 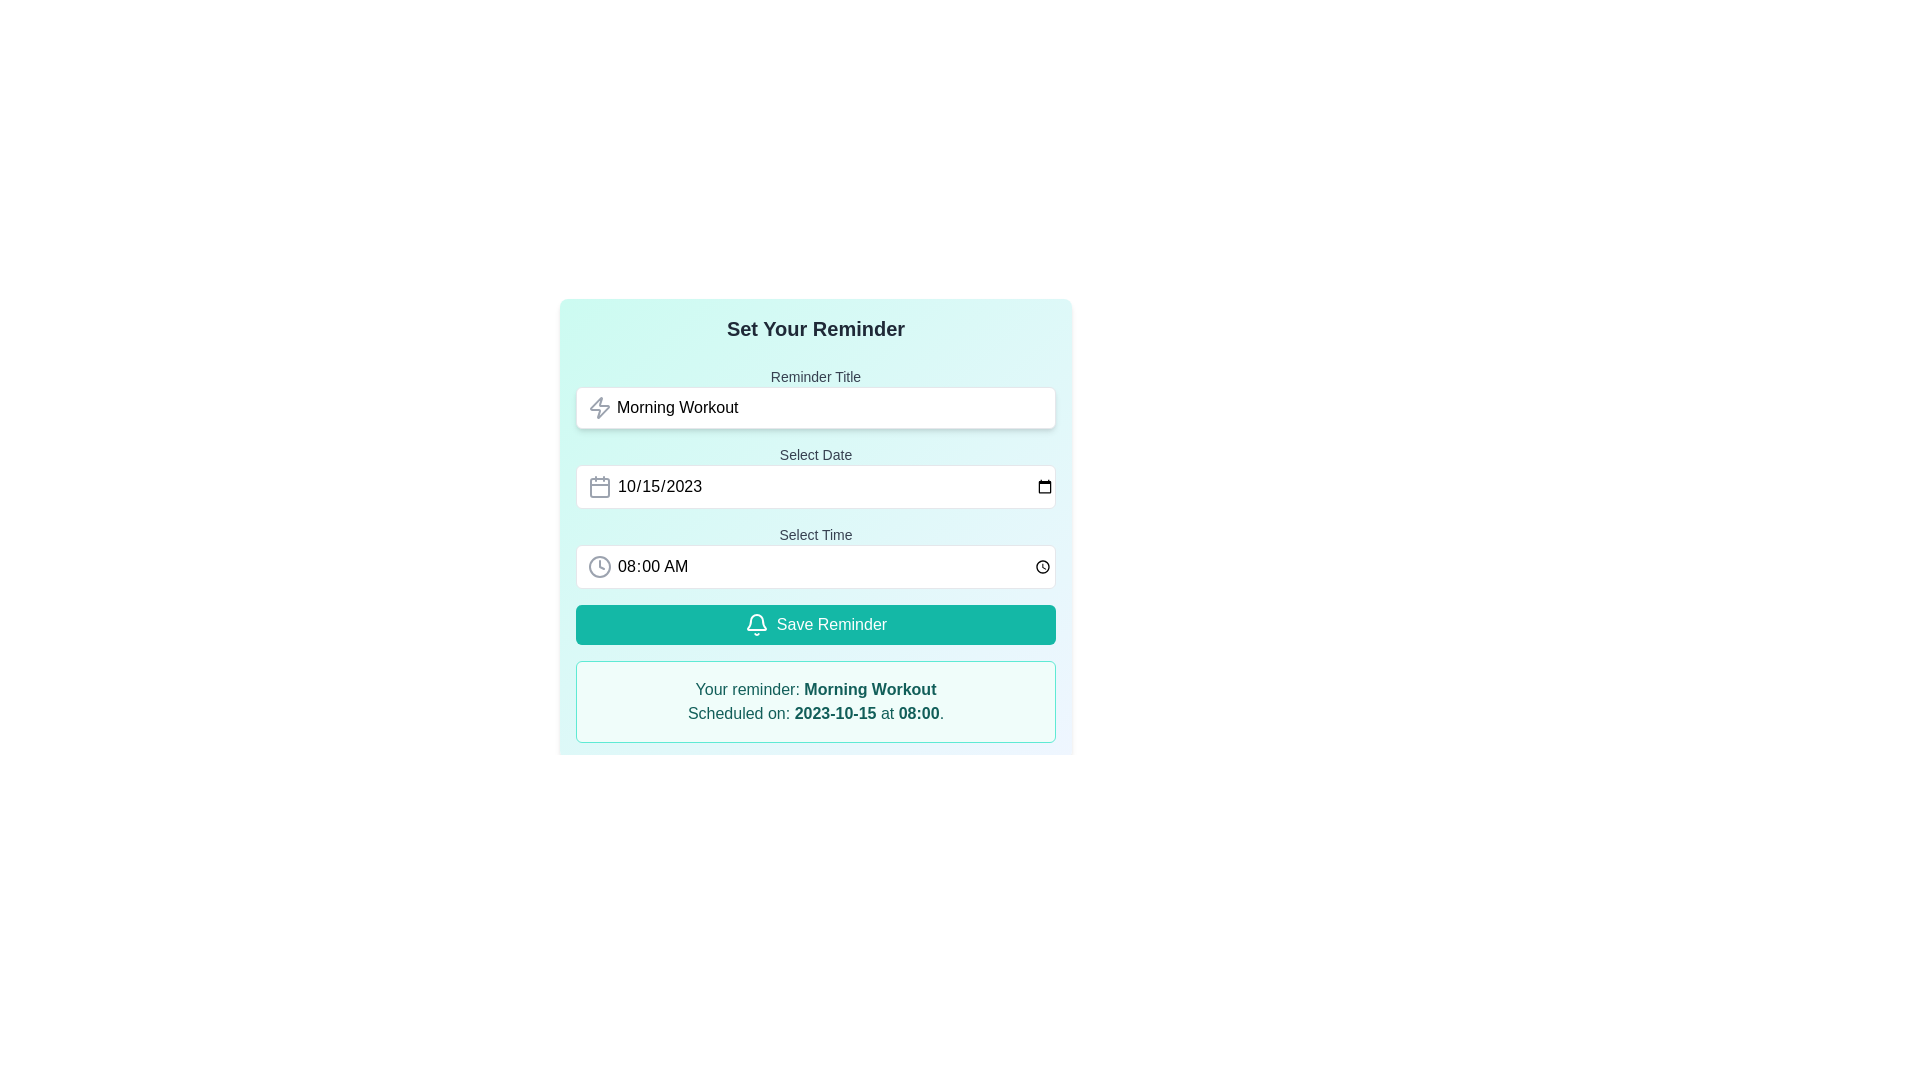 I want to click on the small, outlined gray clock icon located to the left of the time input field displaying '08:00 AM', so click(x=599, y=567).